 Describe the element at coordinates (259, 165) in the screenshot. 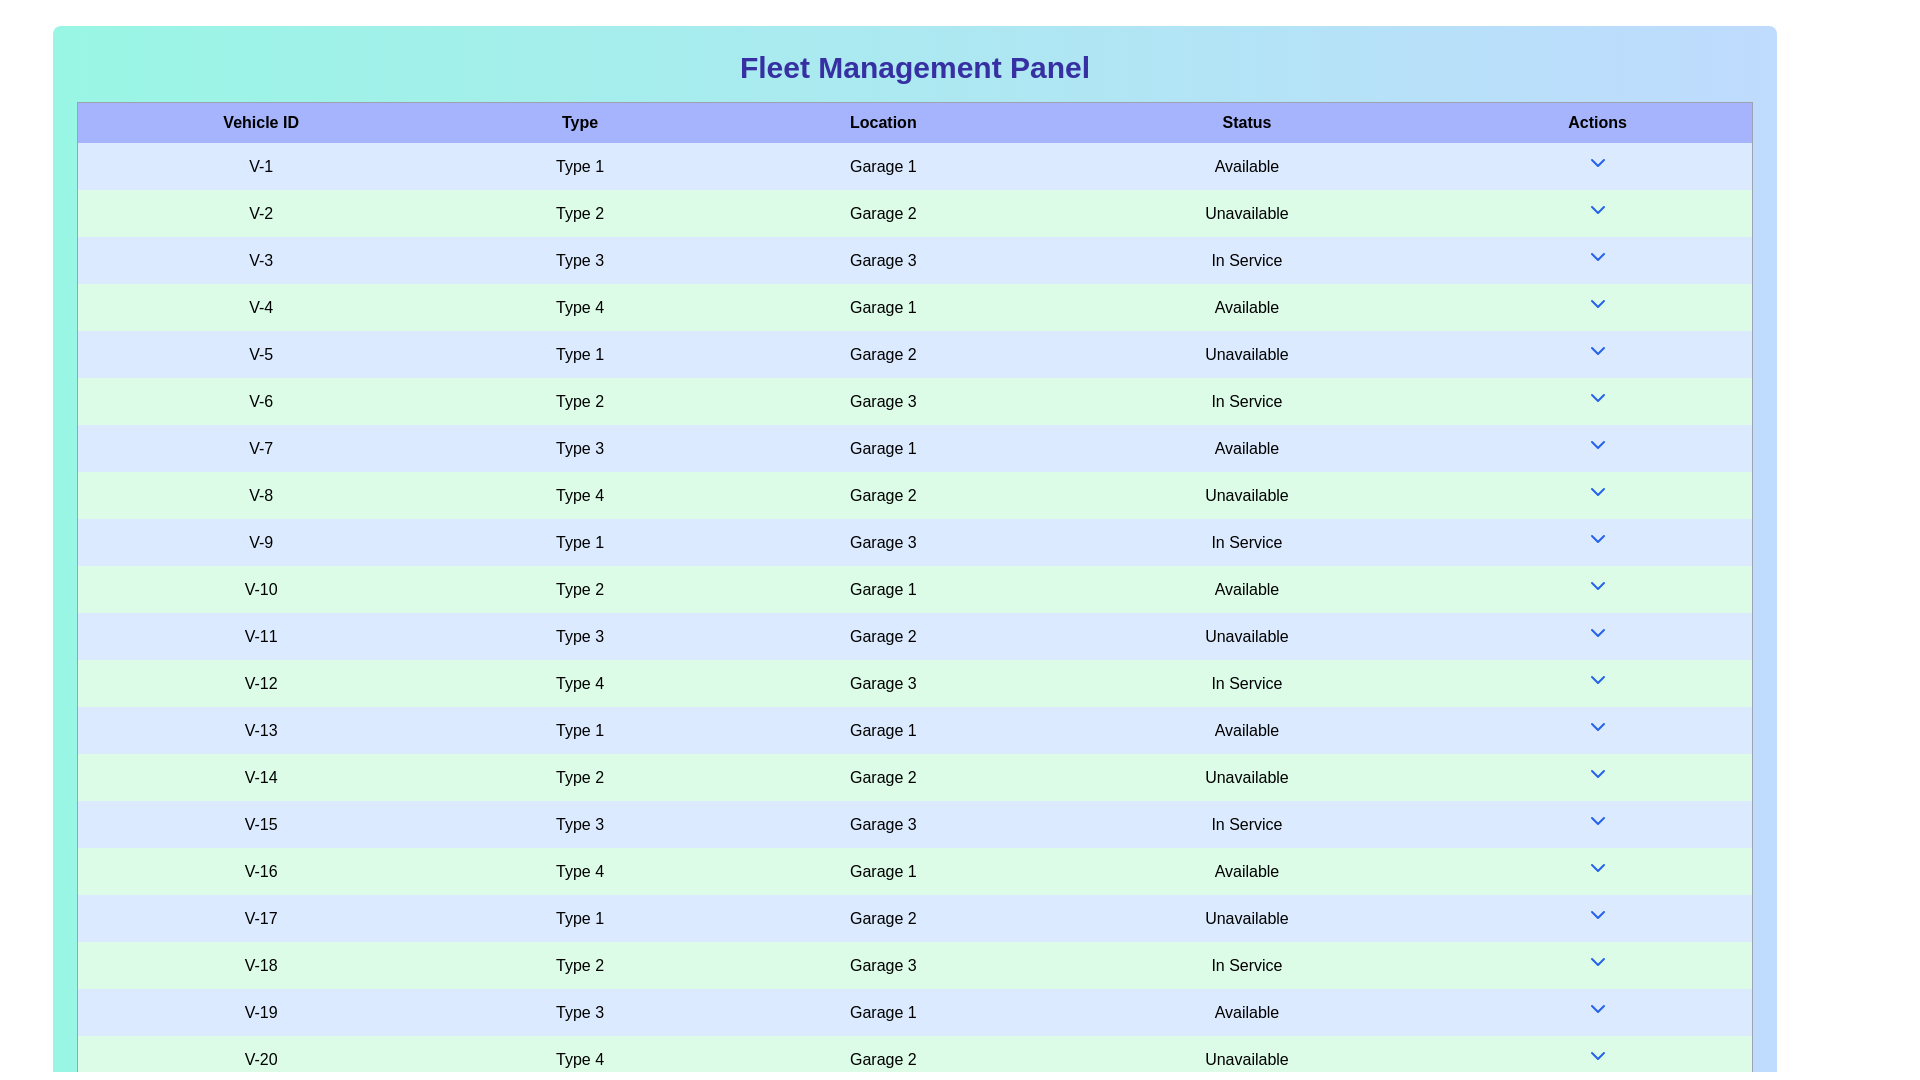

I see `the table cell corresponding to Vehicle ID V-1 to view the tooltip` at that location.